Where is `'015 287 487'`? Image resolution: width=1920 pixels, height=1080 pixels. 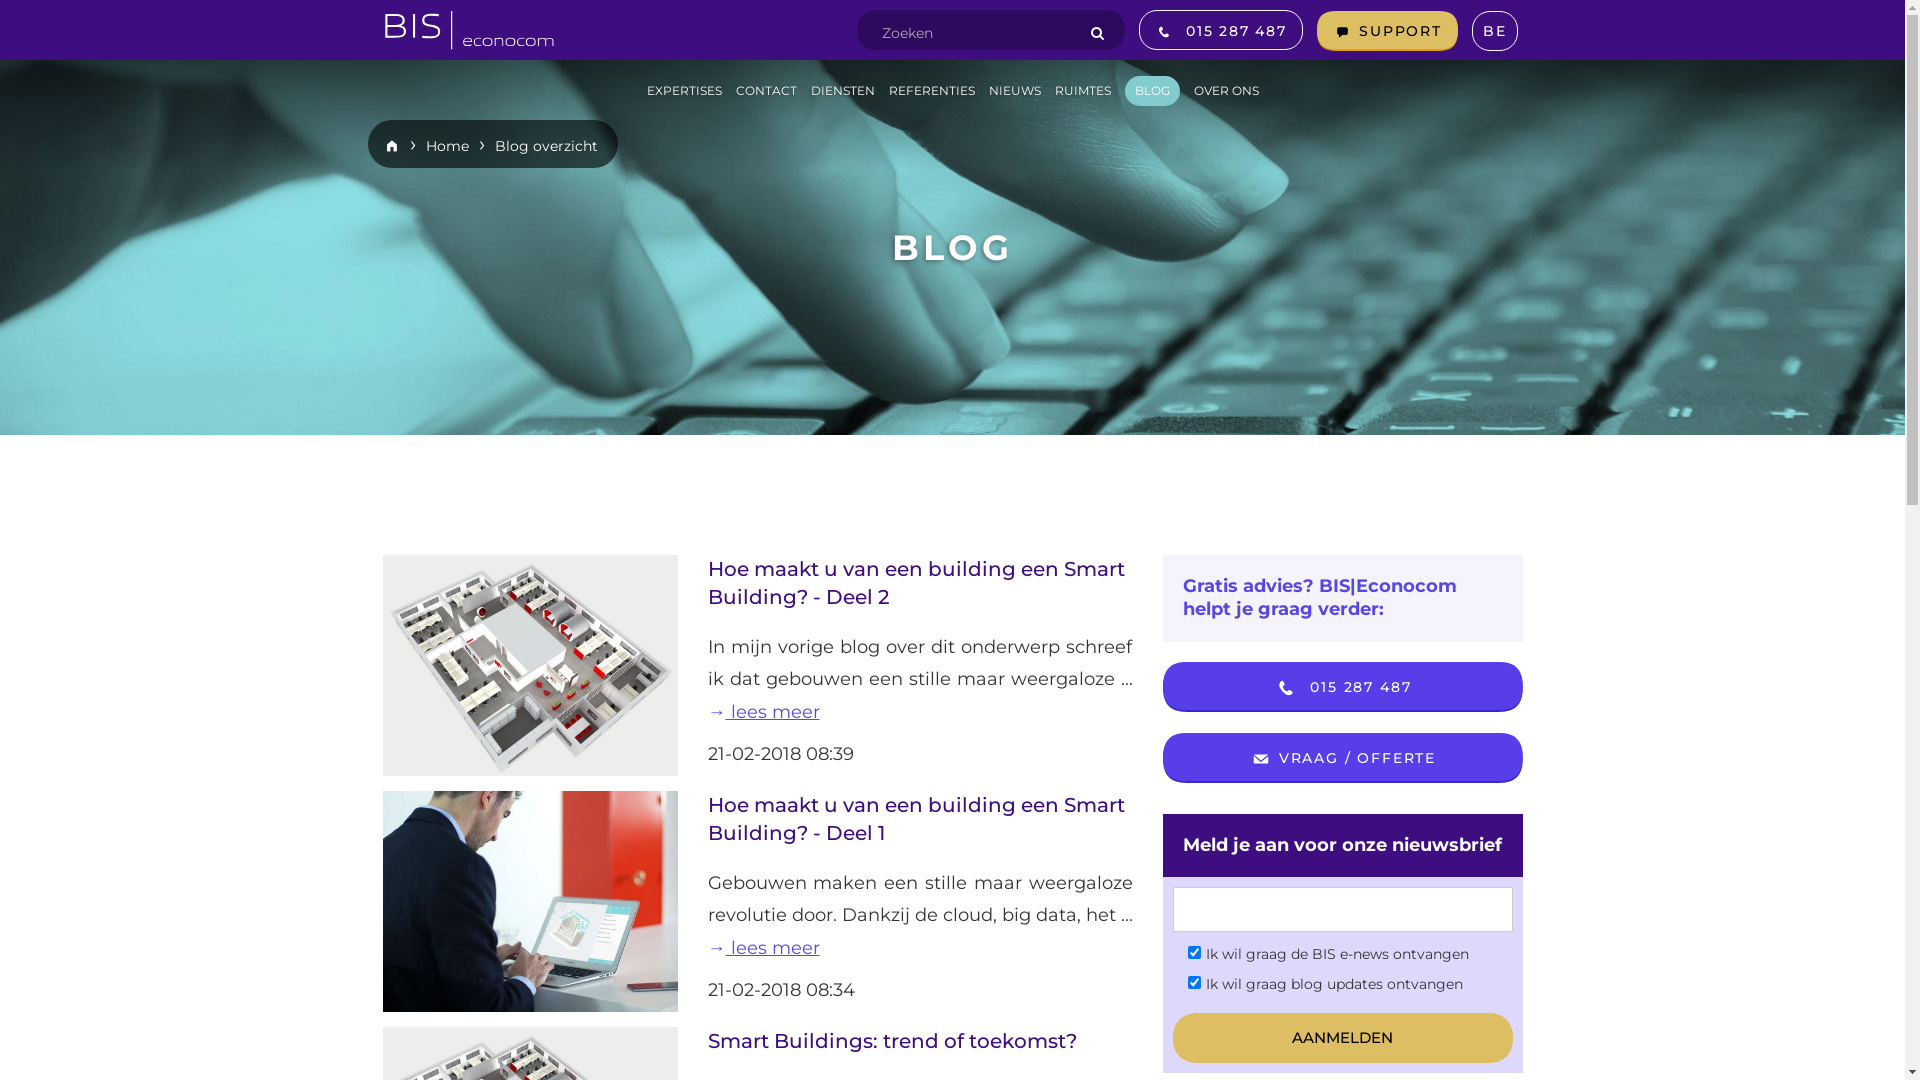
'015 287 487' is located at coordinates (1219, 30).